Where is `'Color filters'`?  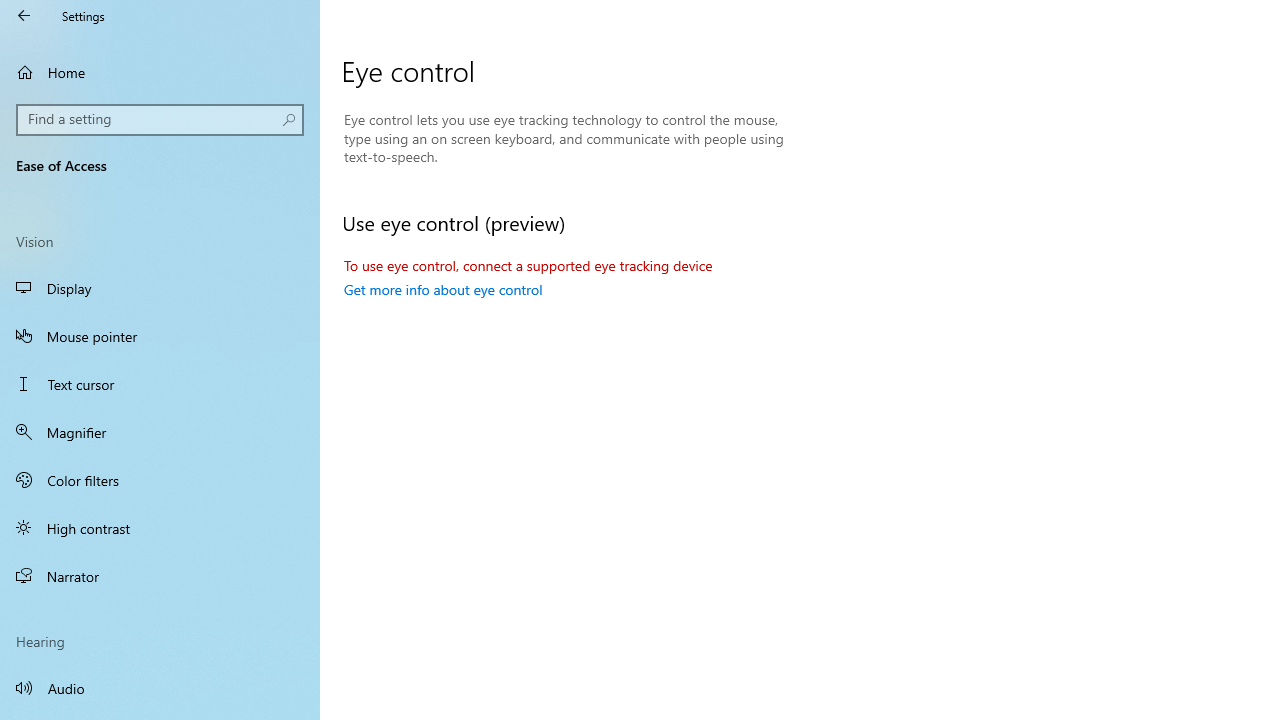 'Color filters' is located at coordinates (160, 479).